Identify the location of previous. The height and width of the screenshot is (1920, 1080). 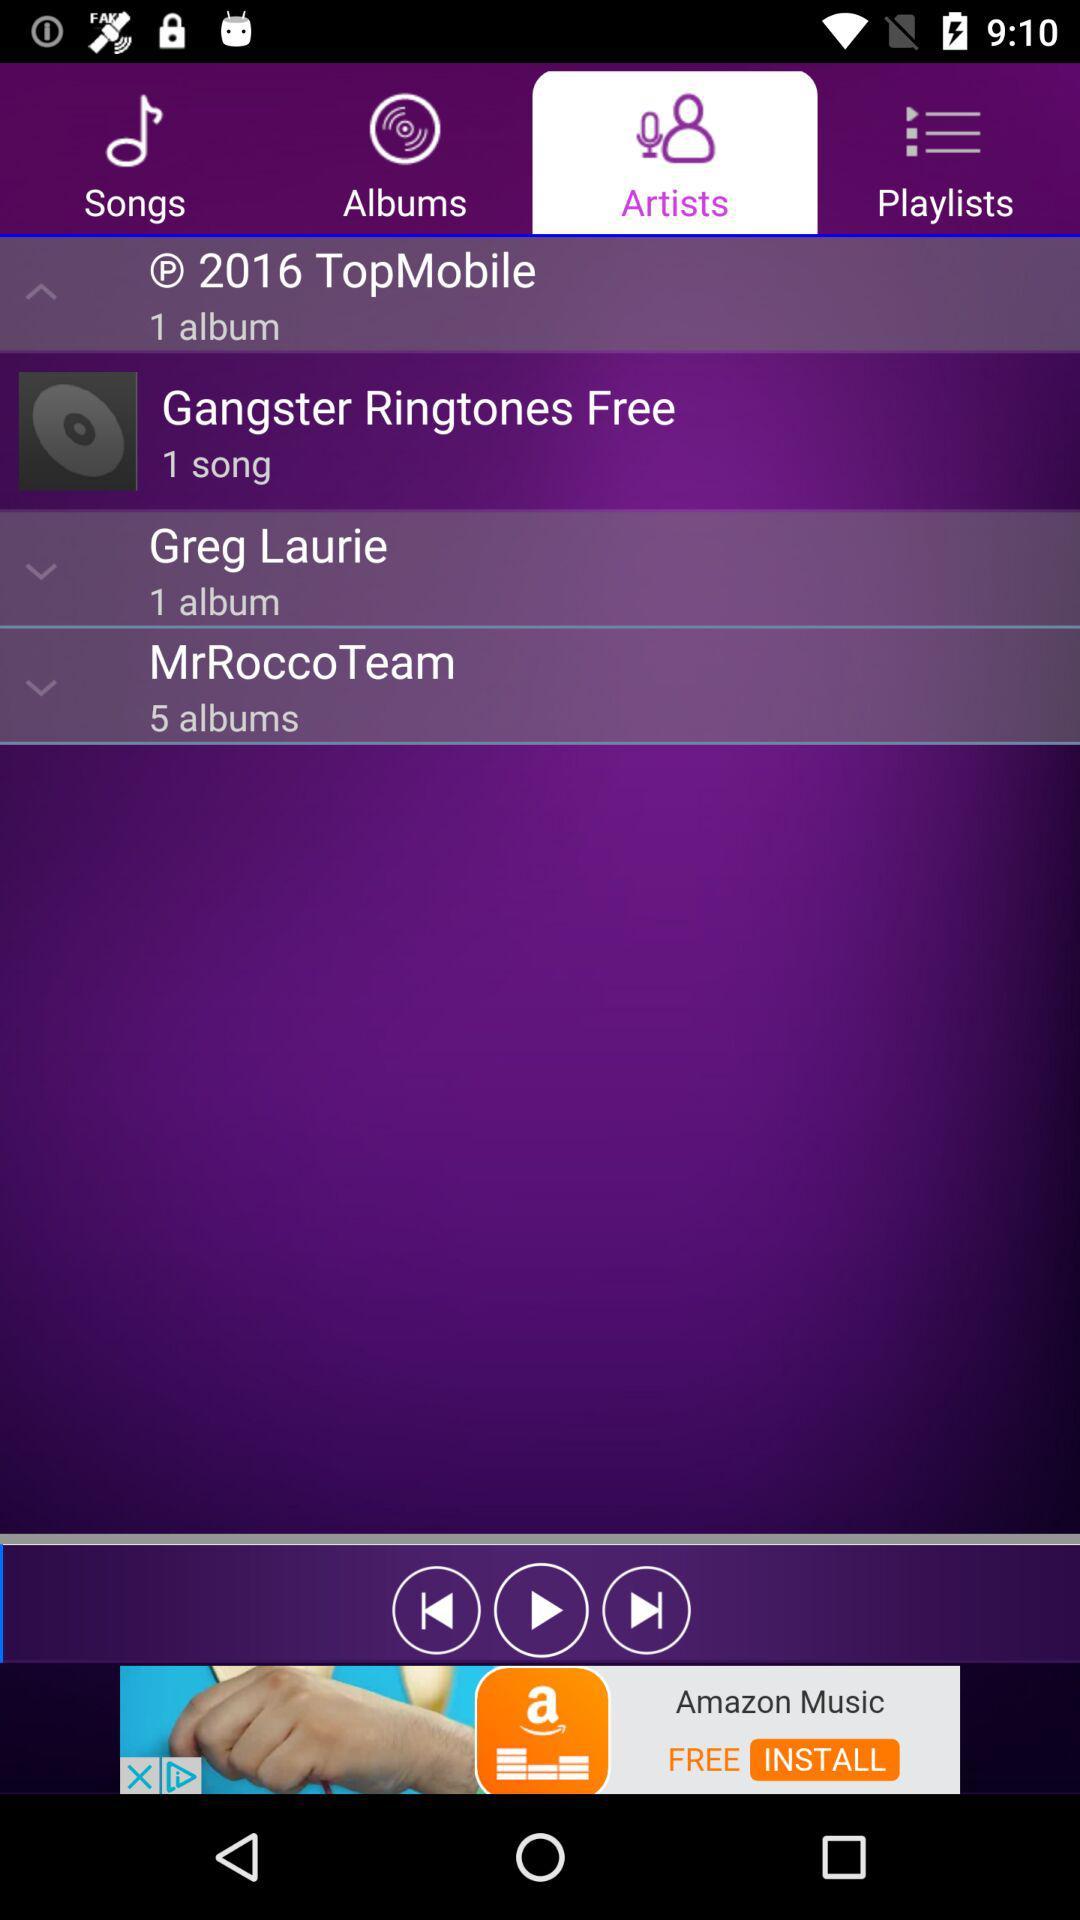
(435, 1610).